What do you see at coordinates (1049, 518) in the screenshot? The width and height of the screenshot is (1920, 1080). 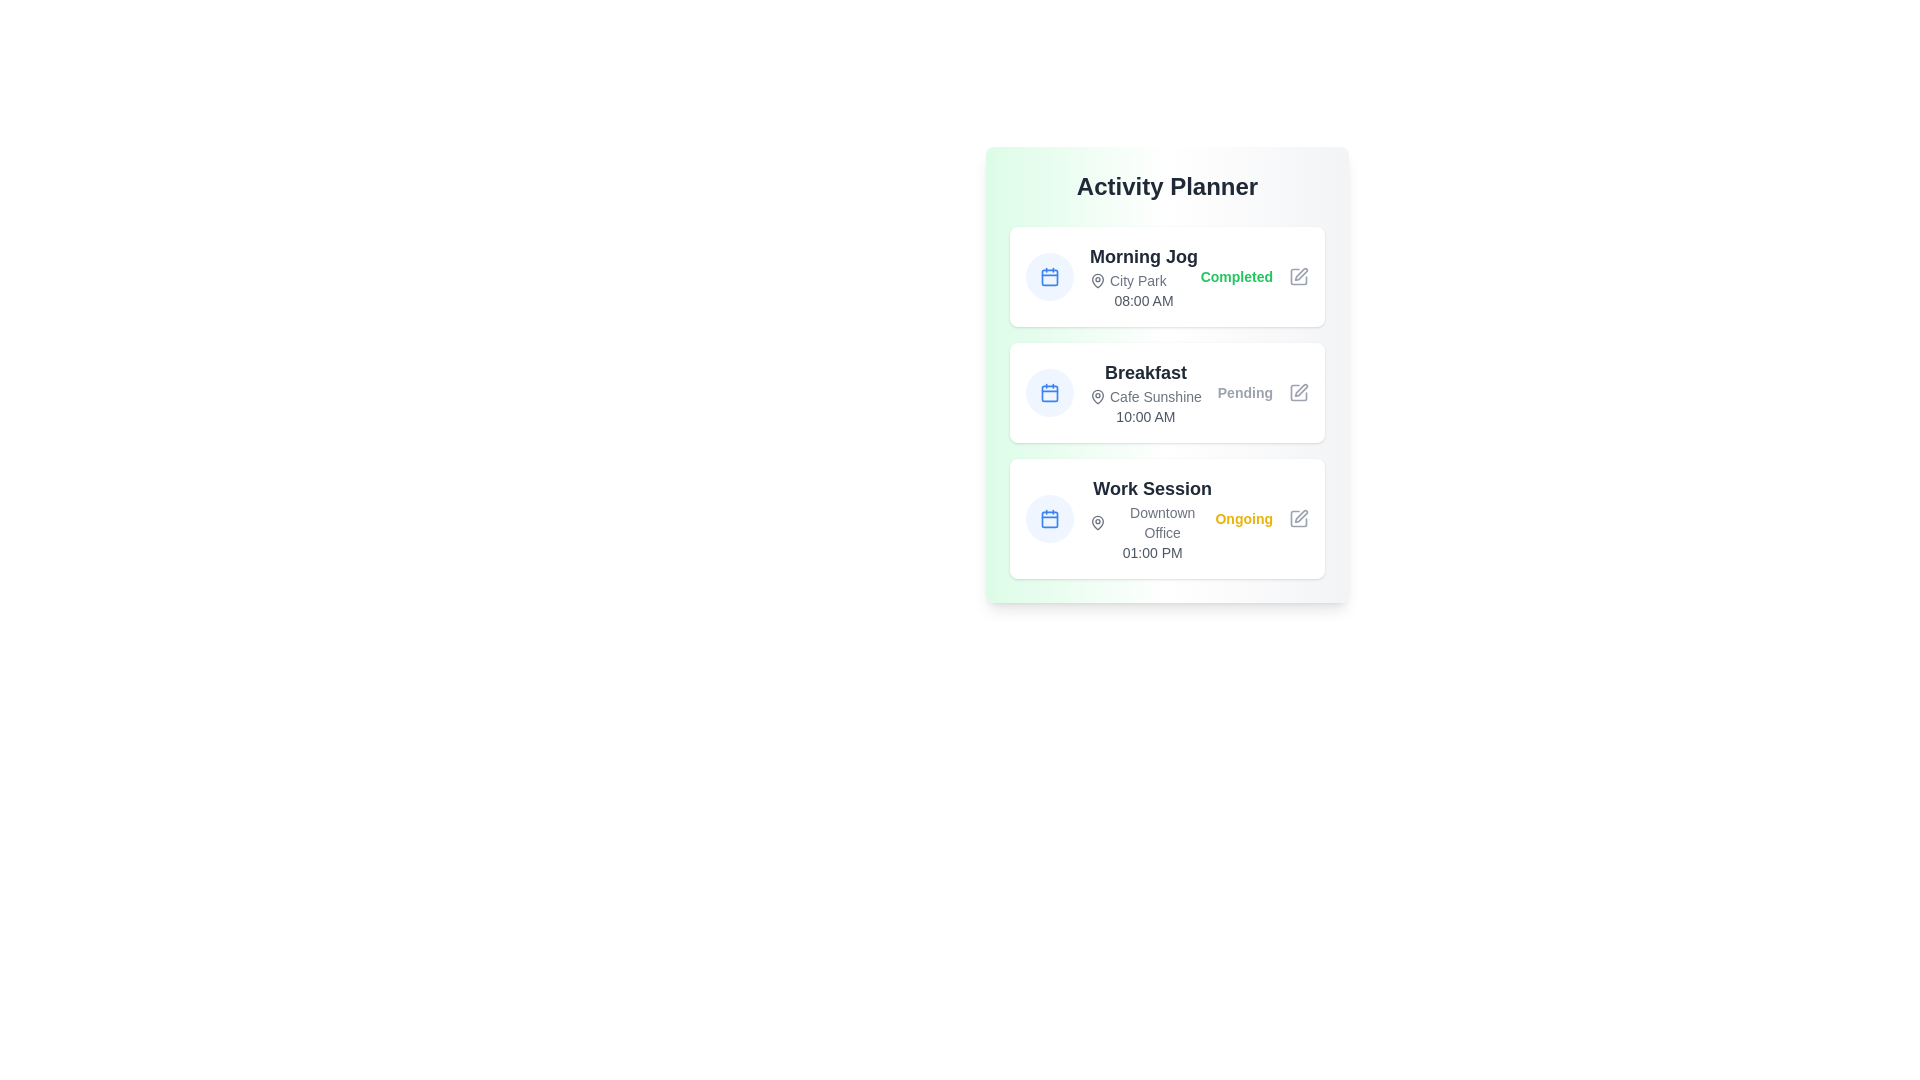 I see `the square representing the main body of the calendar icon in the 'Work Session' entry of the 'Activity Planner' card` at bounding box center [1049, 518].